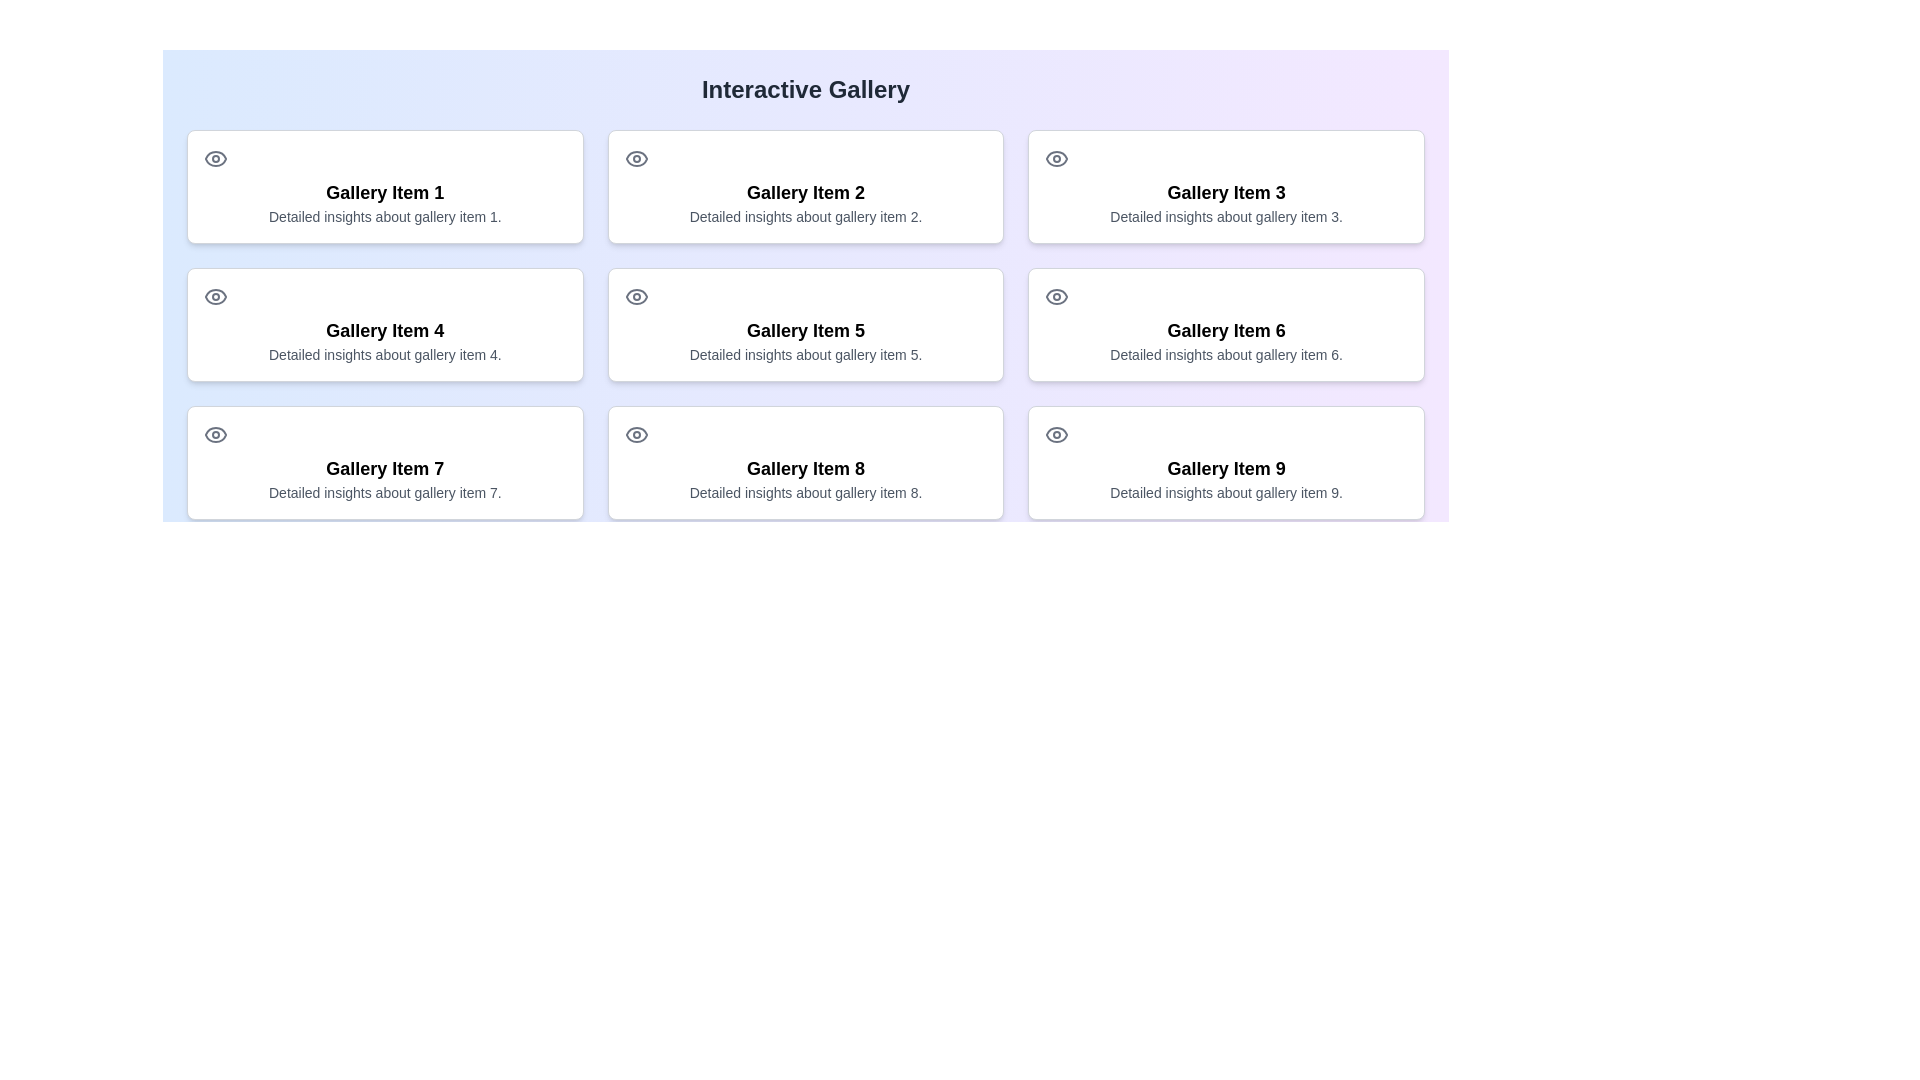 Image resolution: width=1920 pixels, height=1080 pixels. Describe the element at coordinates (1225, 323) in the screenshot. I see `the card displaying 'Gallery Item 6' with an eye icon on the top left, located in the middle row and last column of the grid layout` at that location.